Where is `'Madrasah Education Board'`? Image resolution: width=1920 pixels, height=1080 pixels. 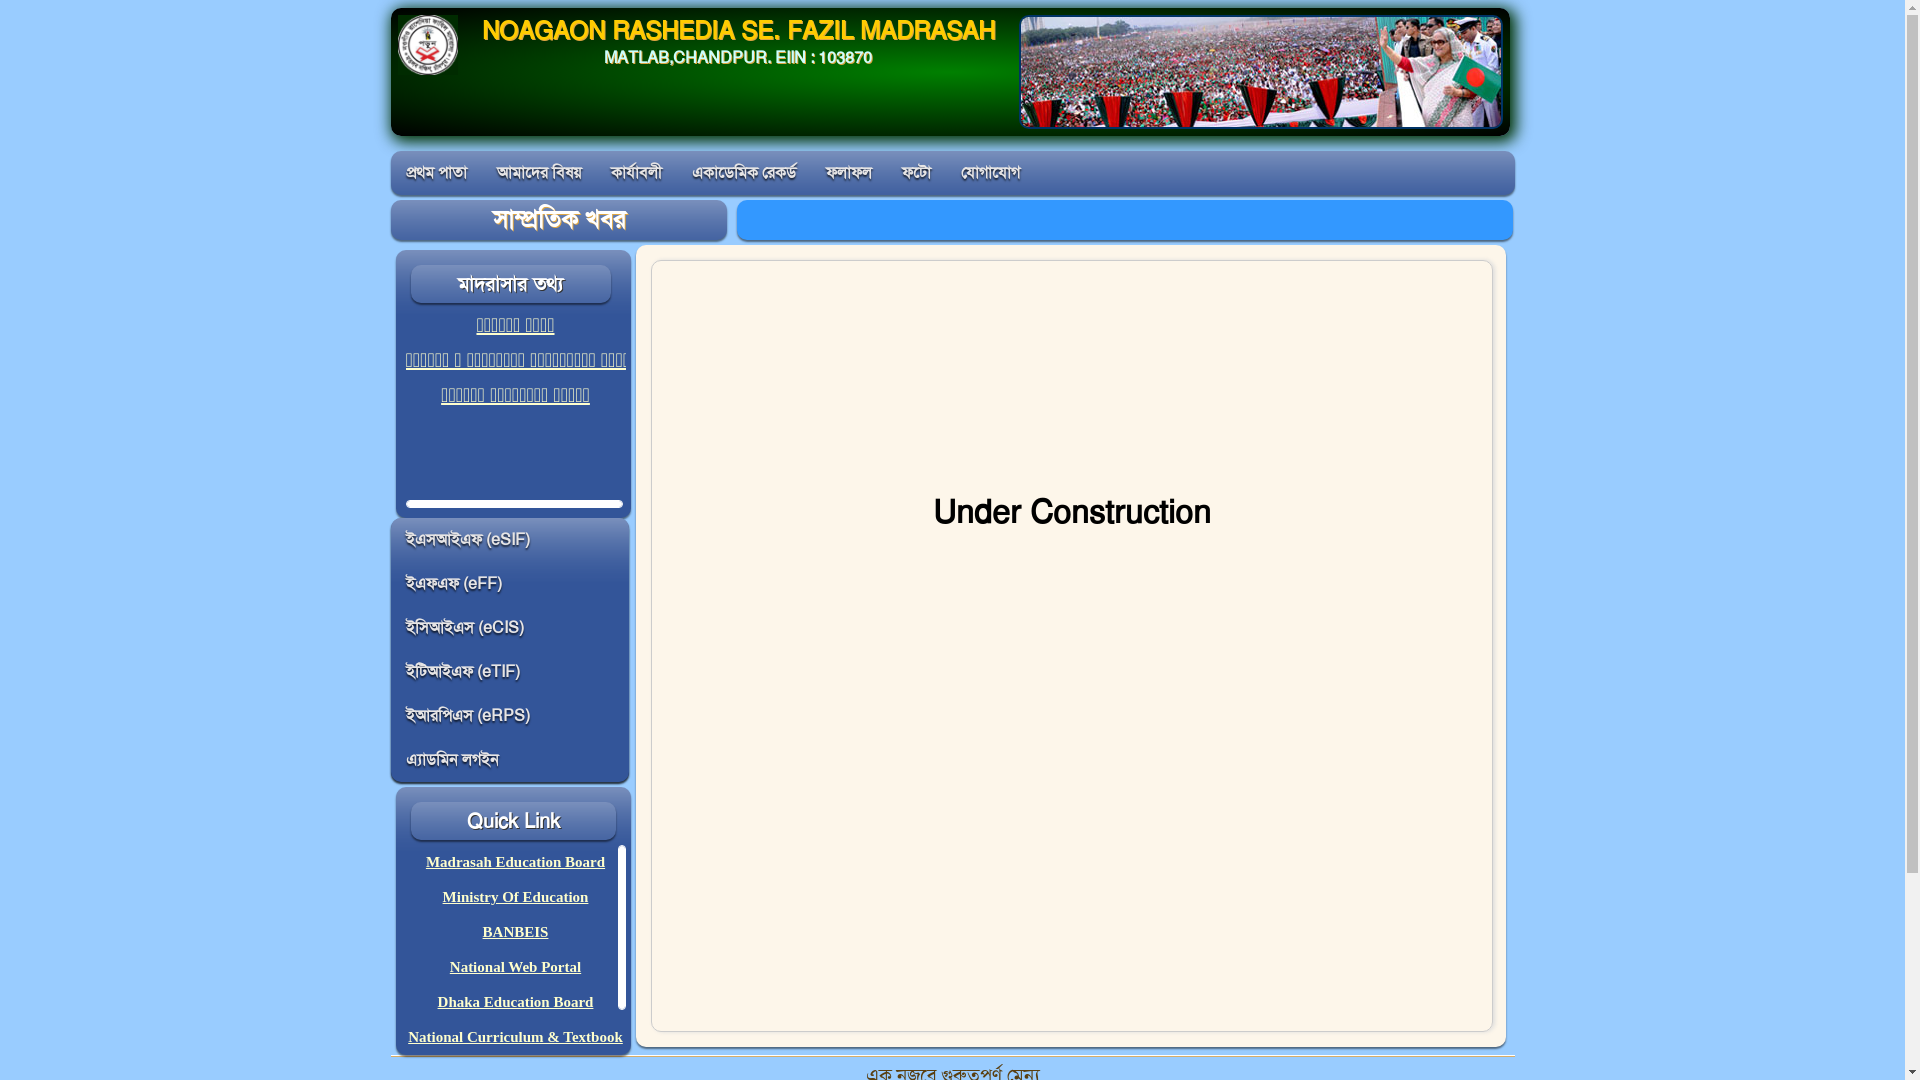 'Madrasah Education Board' is located at coordinates (515, 860).